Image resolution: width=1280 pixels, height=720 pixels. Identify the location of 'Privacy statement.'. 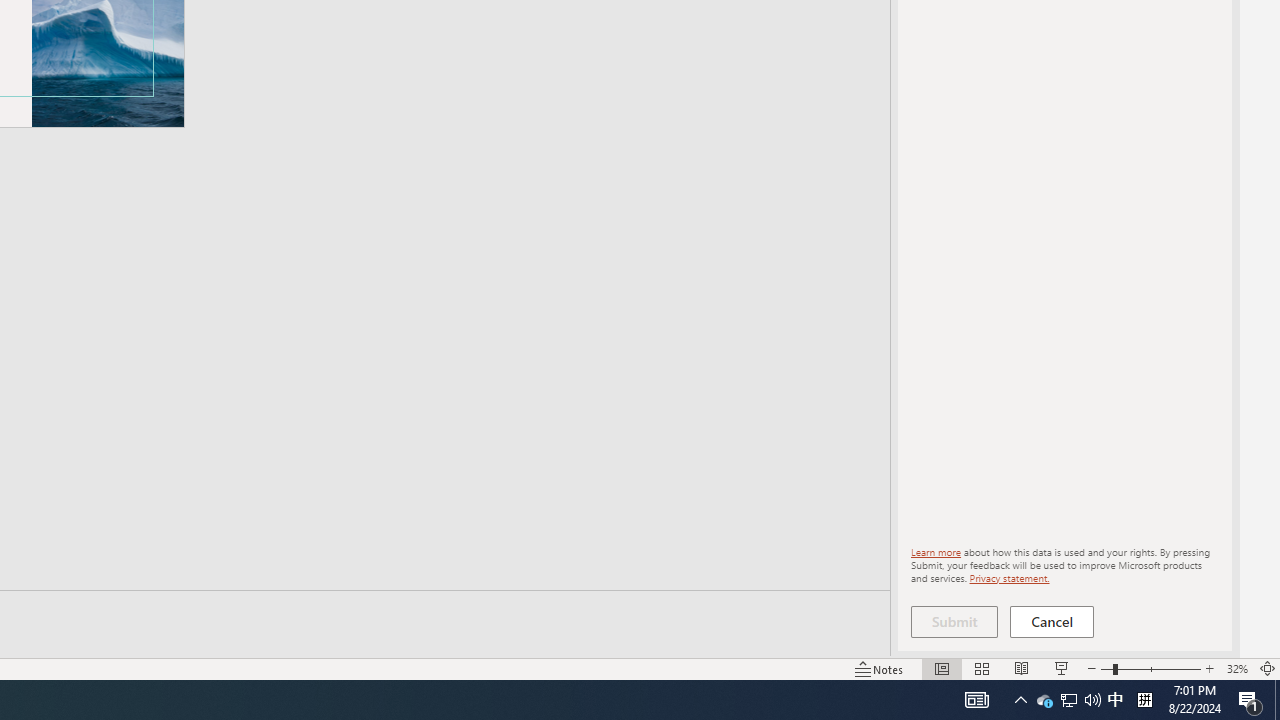
(1009, 577).